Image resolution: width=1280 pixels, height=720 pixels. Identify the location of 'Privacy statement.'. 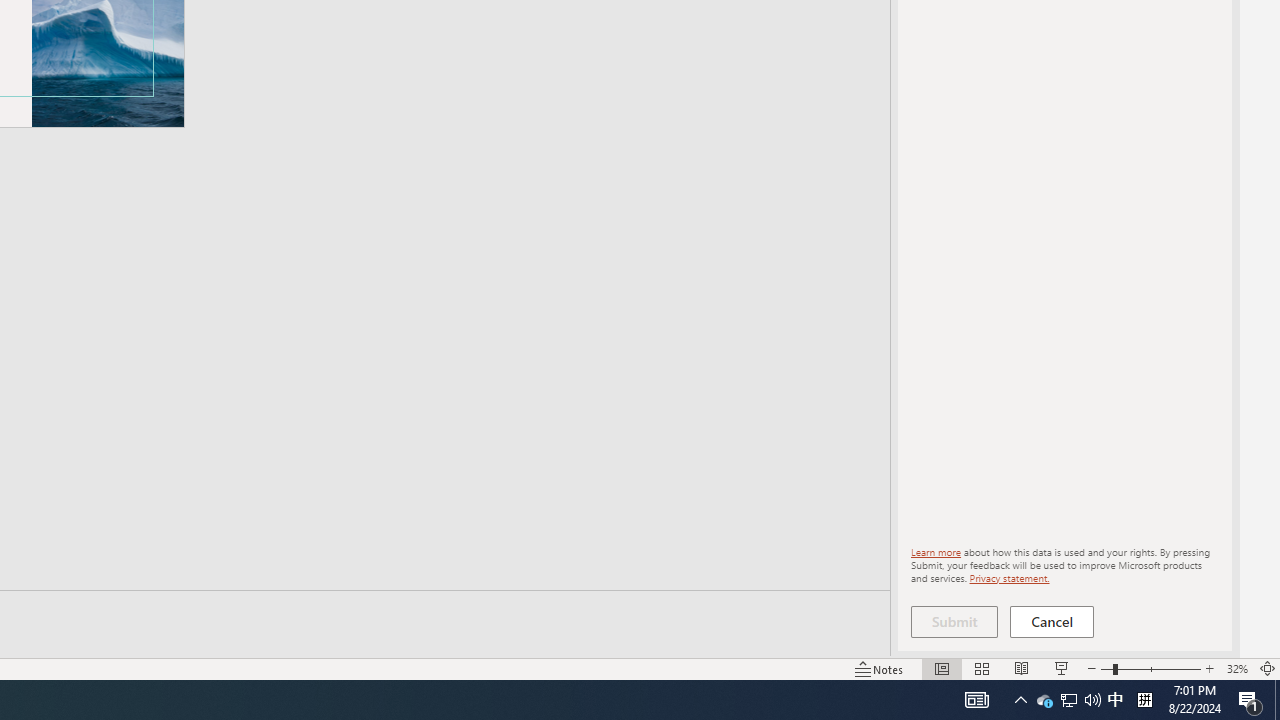
(1009, 577).